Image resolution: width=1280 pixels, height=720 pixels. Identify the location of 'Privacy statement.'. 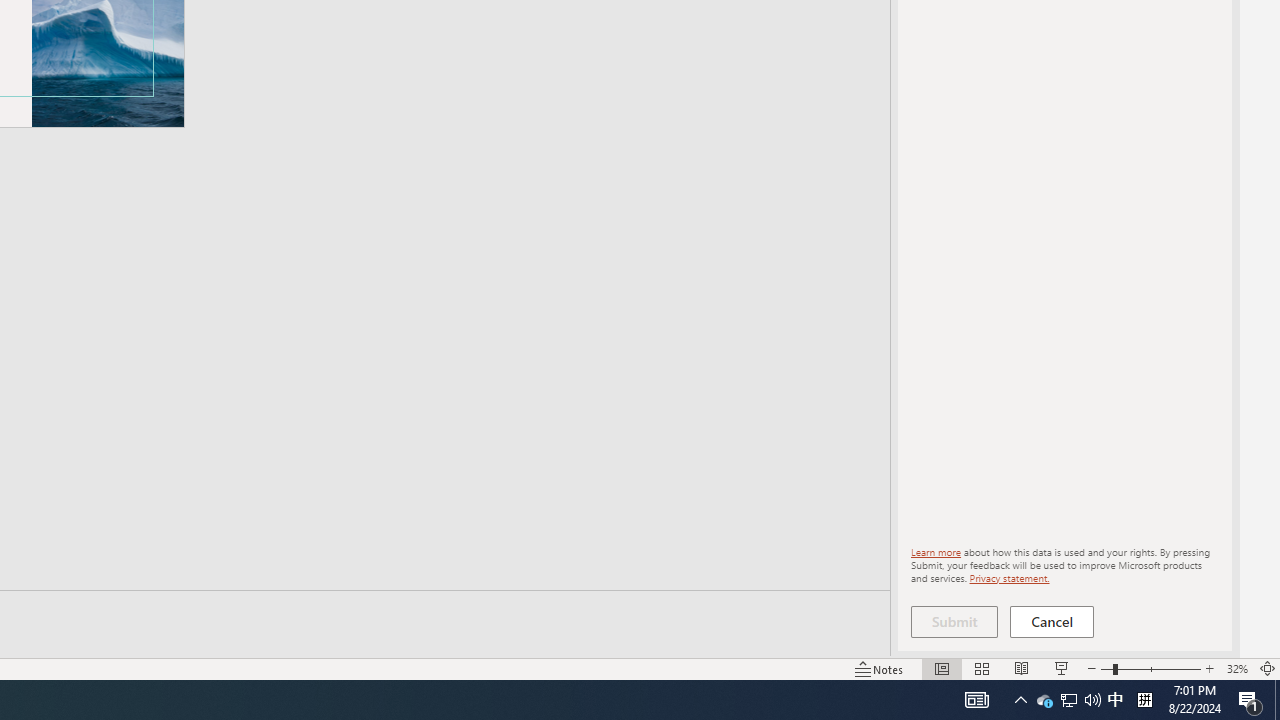
(1009, 577).